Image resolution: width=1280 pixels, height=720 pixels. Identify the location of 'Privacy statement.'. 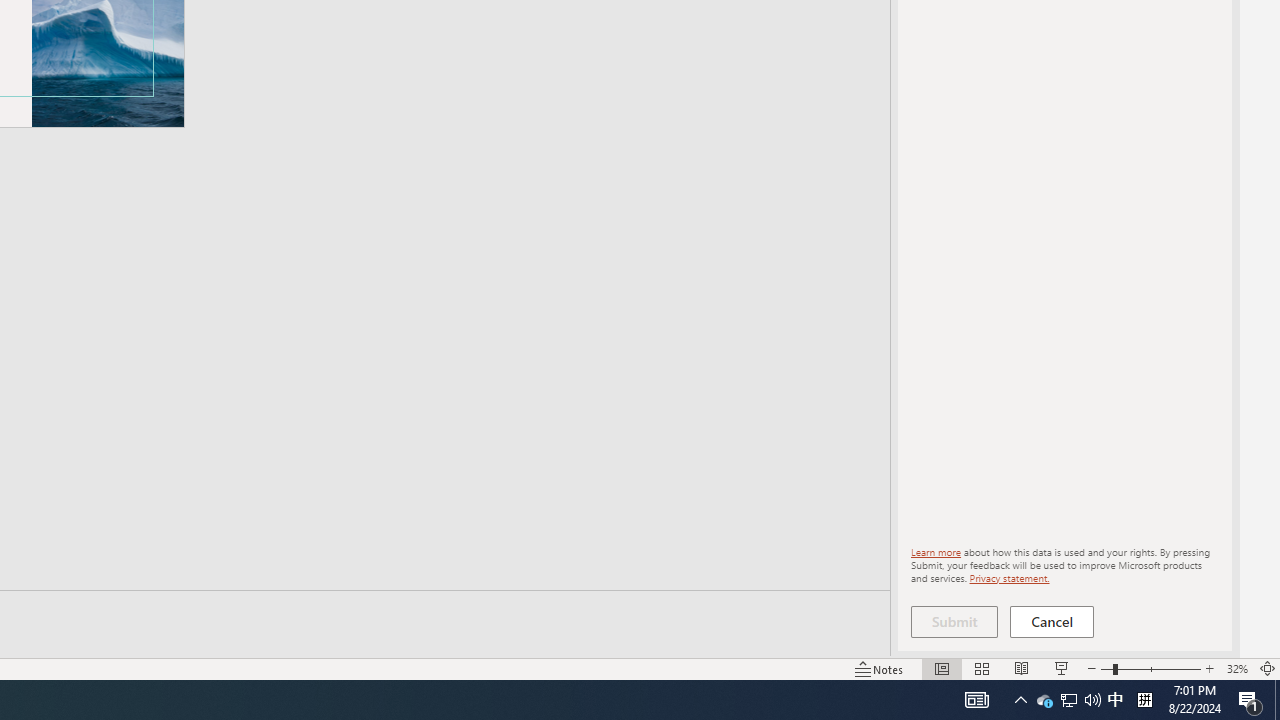
(1009, 577).